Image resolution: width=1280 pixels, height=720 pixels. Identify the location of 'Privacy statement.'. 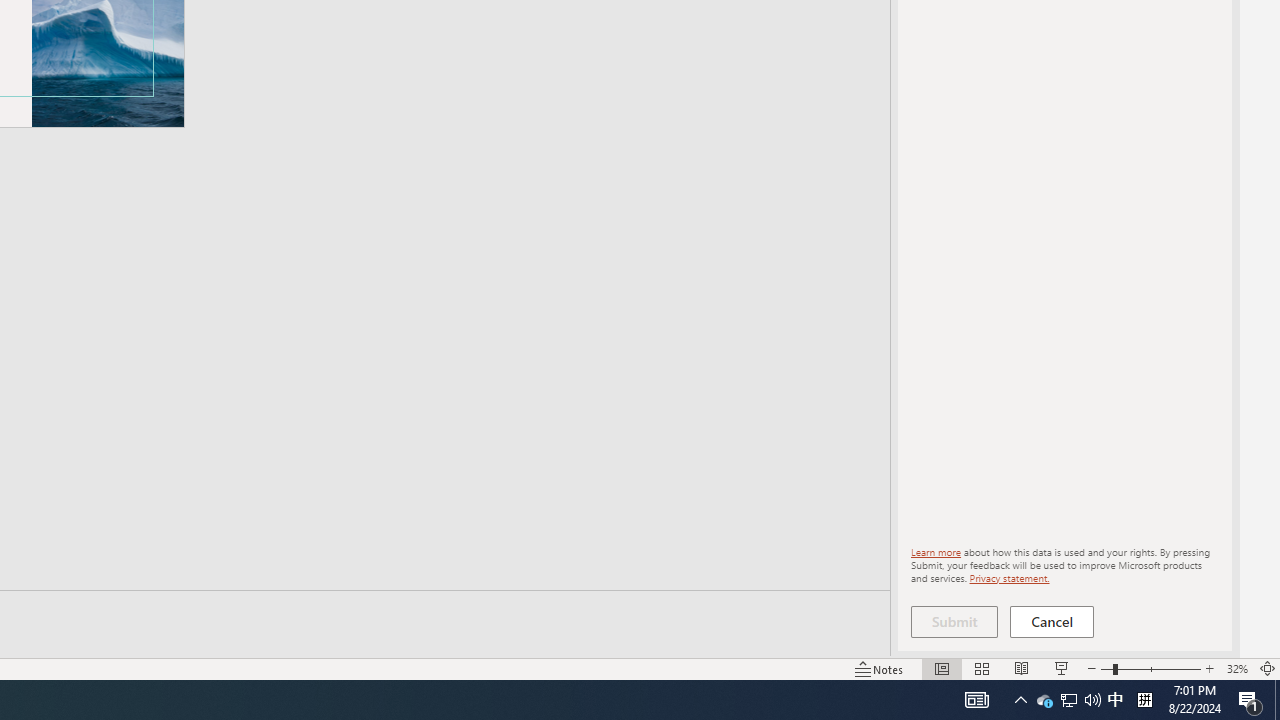
(1009, 577).